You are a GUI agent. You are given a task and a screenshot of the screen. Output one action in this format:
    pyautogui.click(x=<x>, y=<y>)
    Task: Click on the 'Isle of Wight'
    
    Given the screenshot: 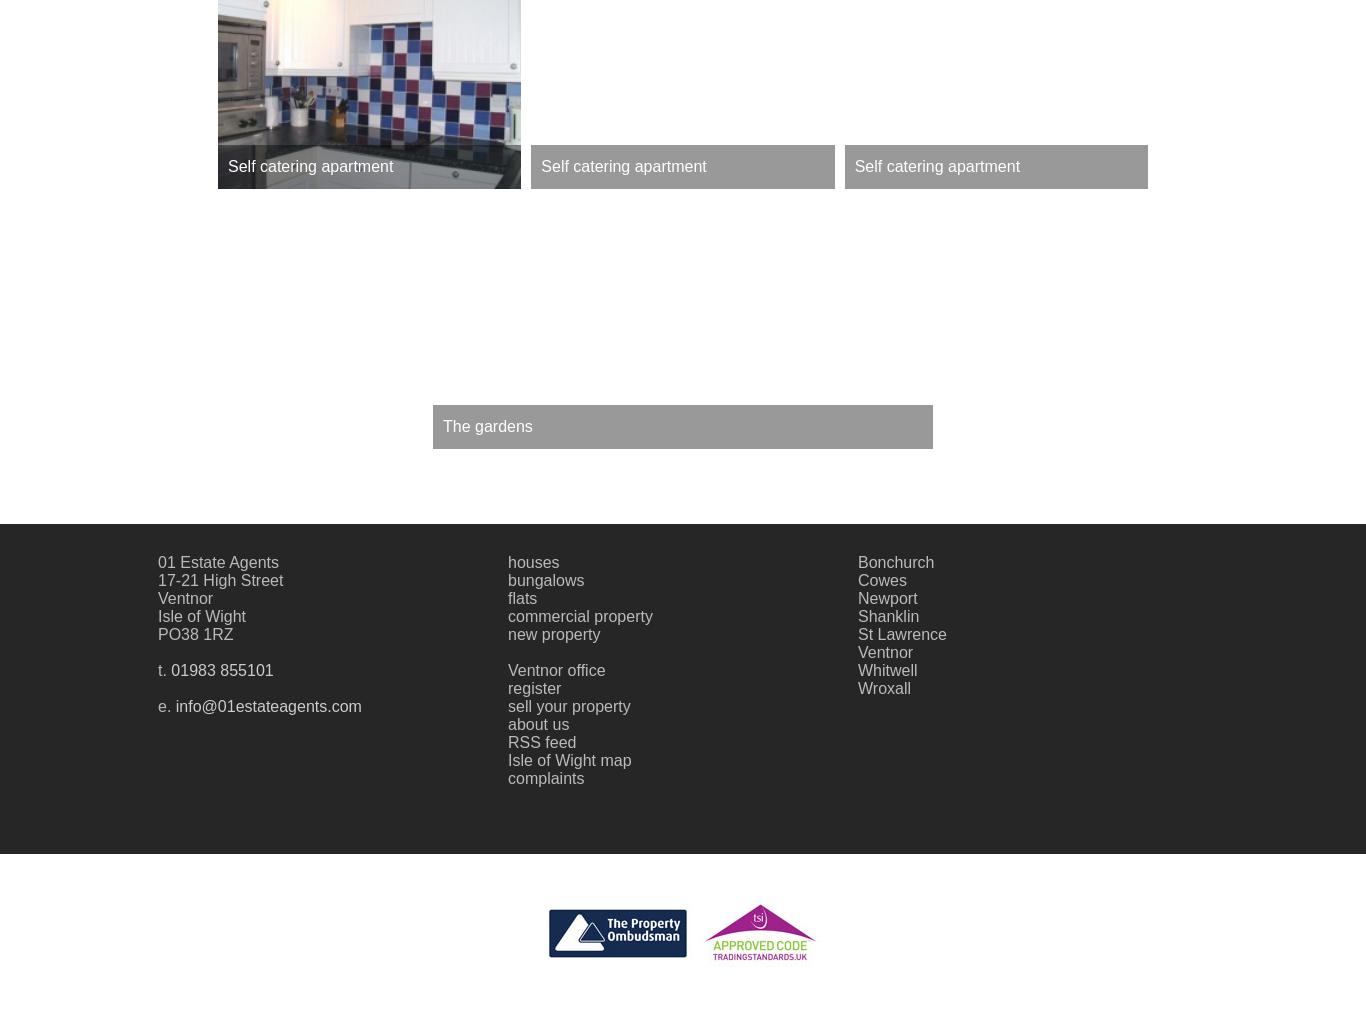 What is the action you would take?
    pyautogui.click(x=157, y=614)
    